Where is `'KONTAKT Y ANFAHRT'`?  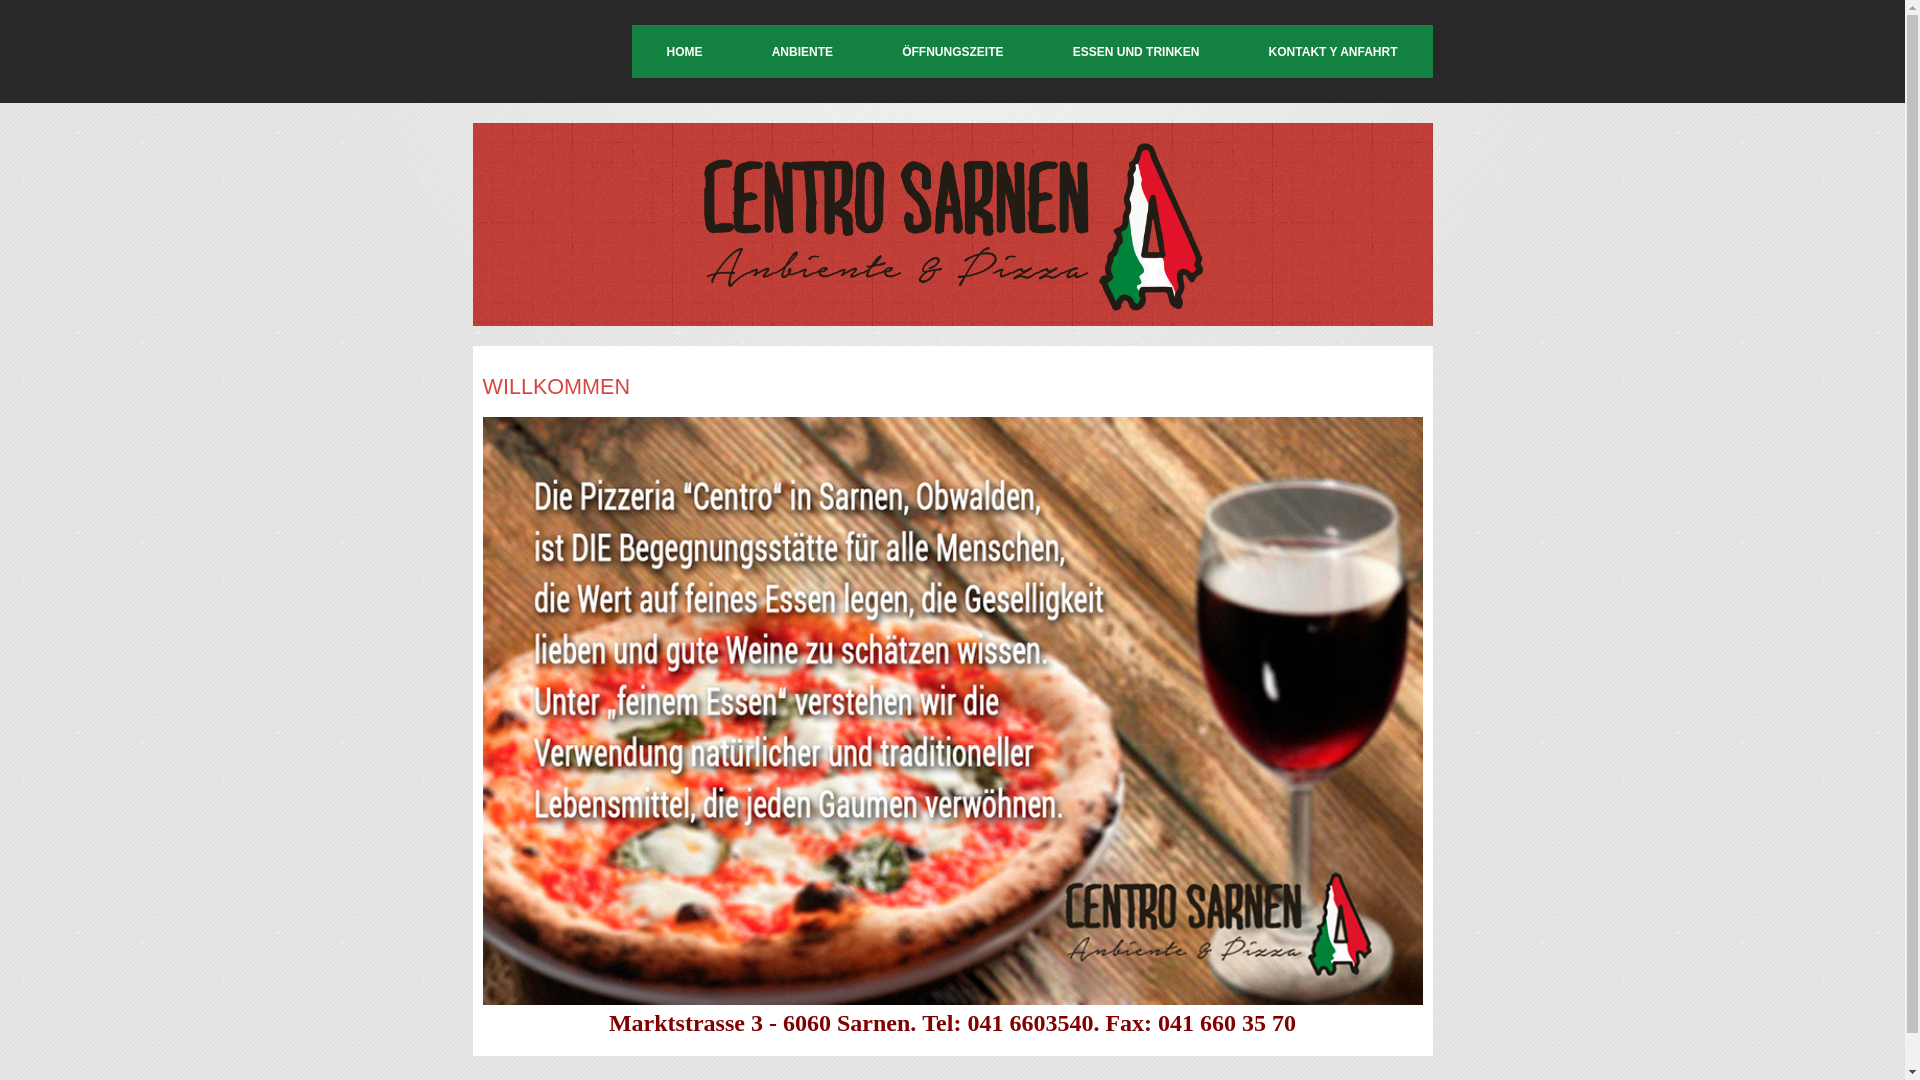
'KONTAKT Y ANFAHRT' is located at coordinates (1333, 50).